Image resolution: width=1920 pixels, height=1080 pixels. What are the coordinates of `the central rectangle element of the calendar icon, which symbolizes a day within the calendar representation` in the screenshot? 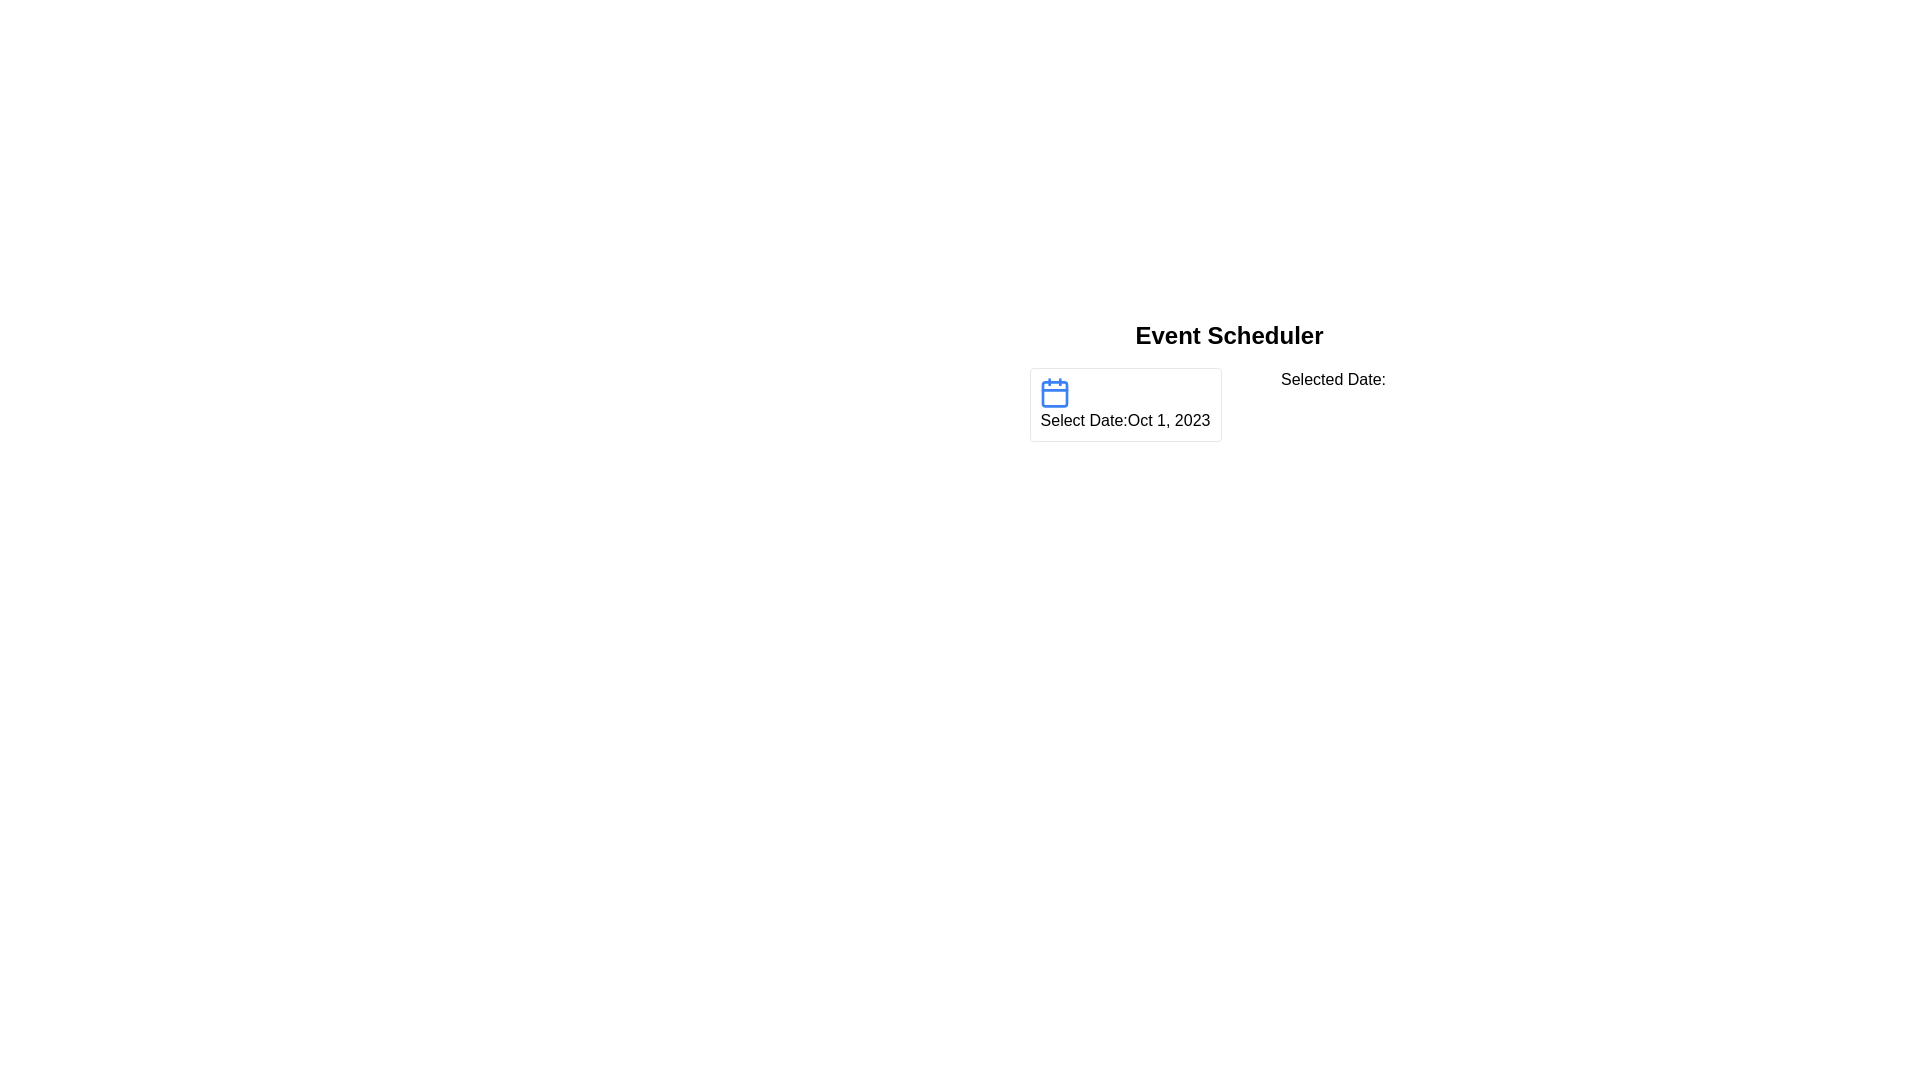 It's located at (1053, 394).